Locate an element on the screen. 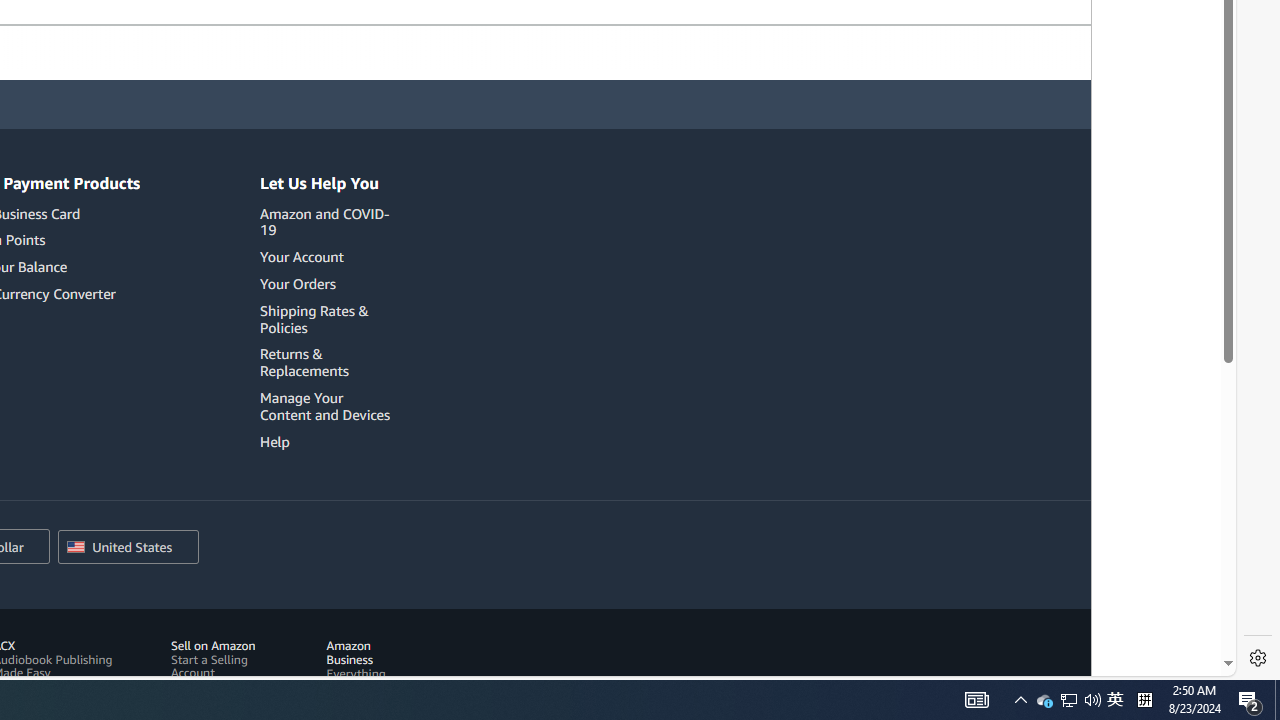  'Shipping Rates & Policies' is located at coordinates (313, 317).